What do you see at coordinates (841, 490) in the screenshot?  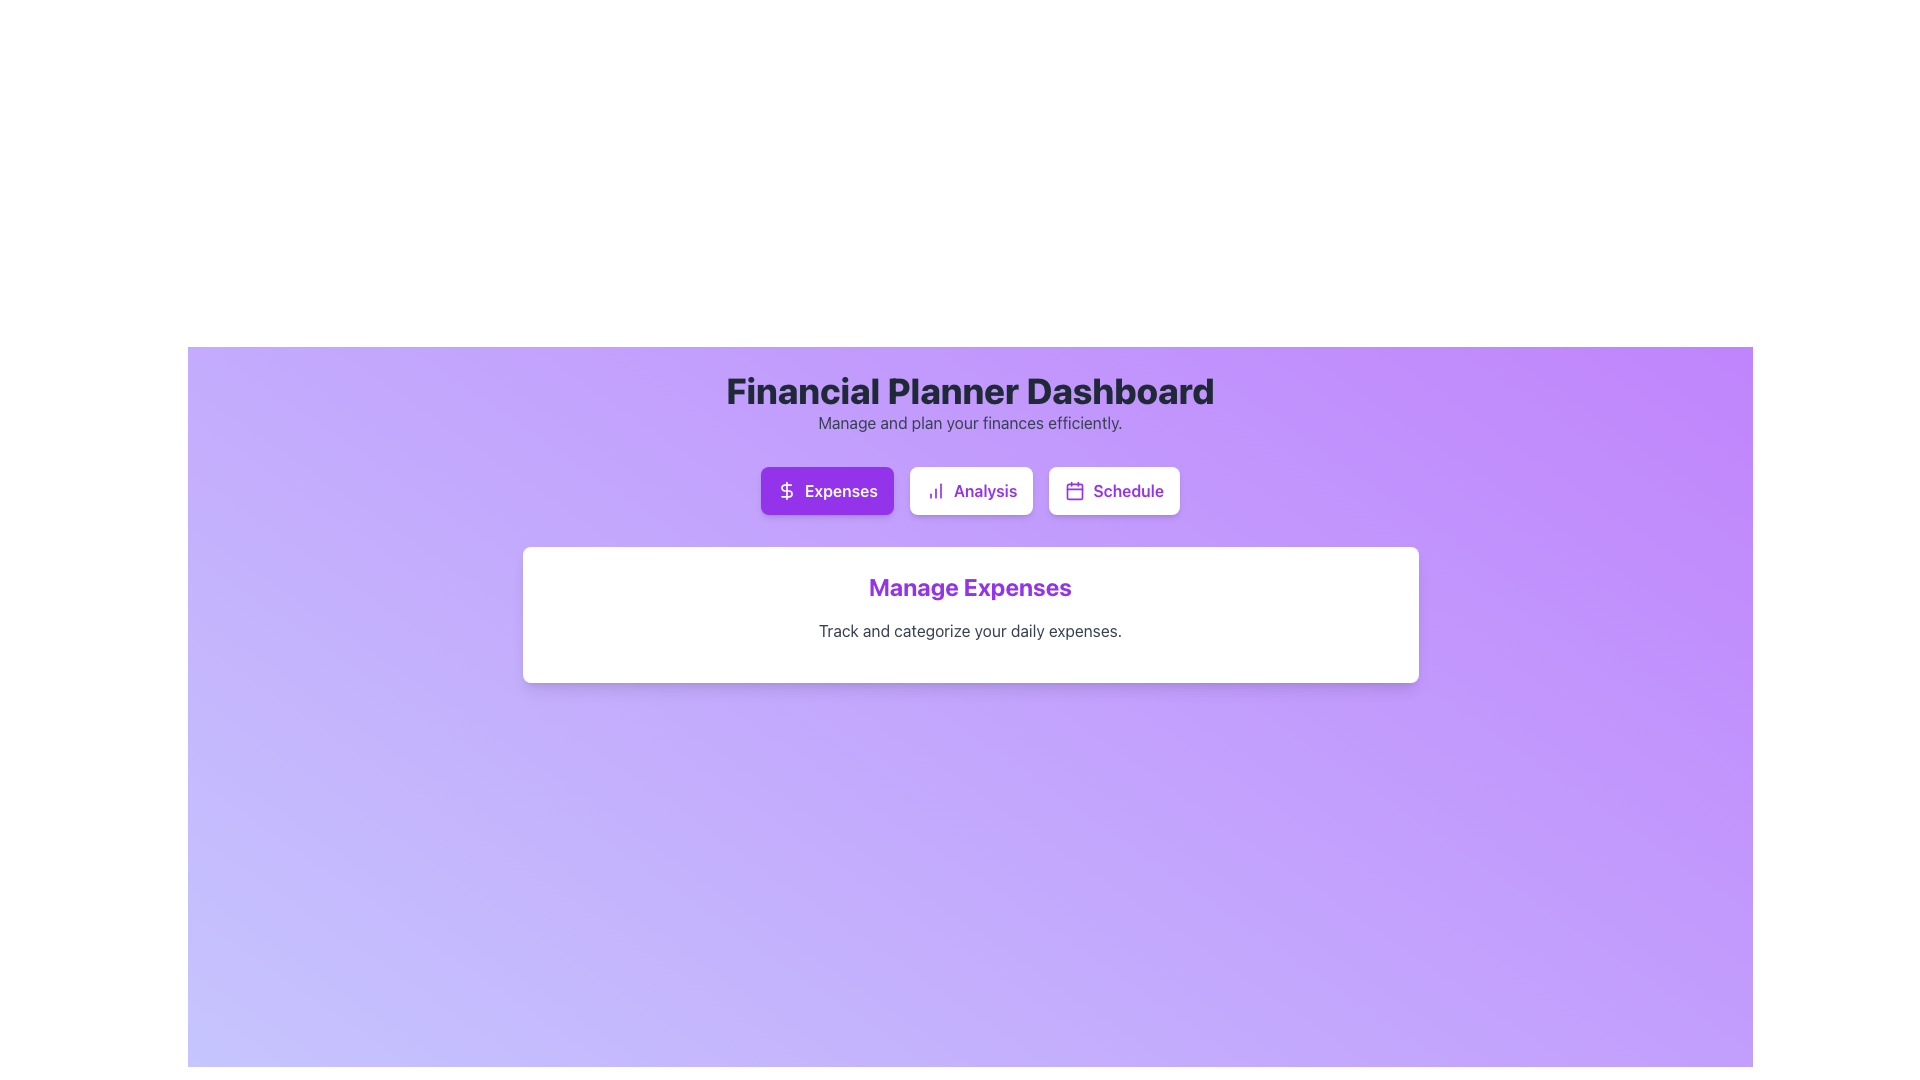 I see `the button labeled 'Expenses', which is a text label in white, bold font, part of a purple button with rounded edges, located below the title 'Financial Planner Dashboard'` at bounding box center [841, 490].